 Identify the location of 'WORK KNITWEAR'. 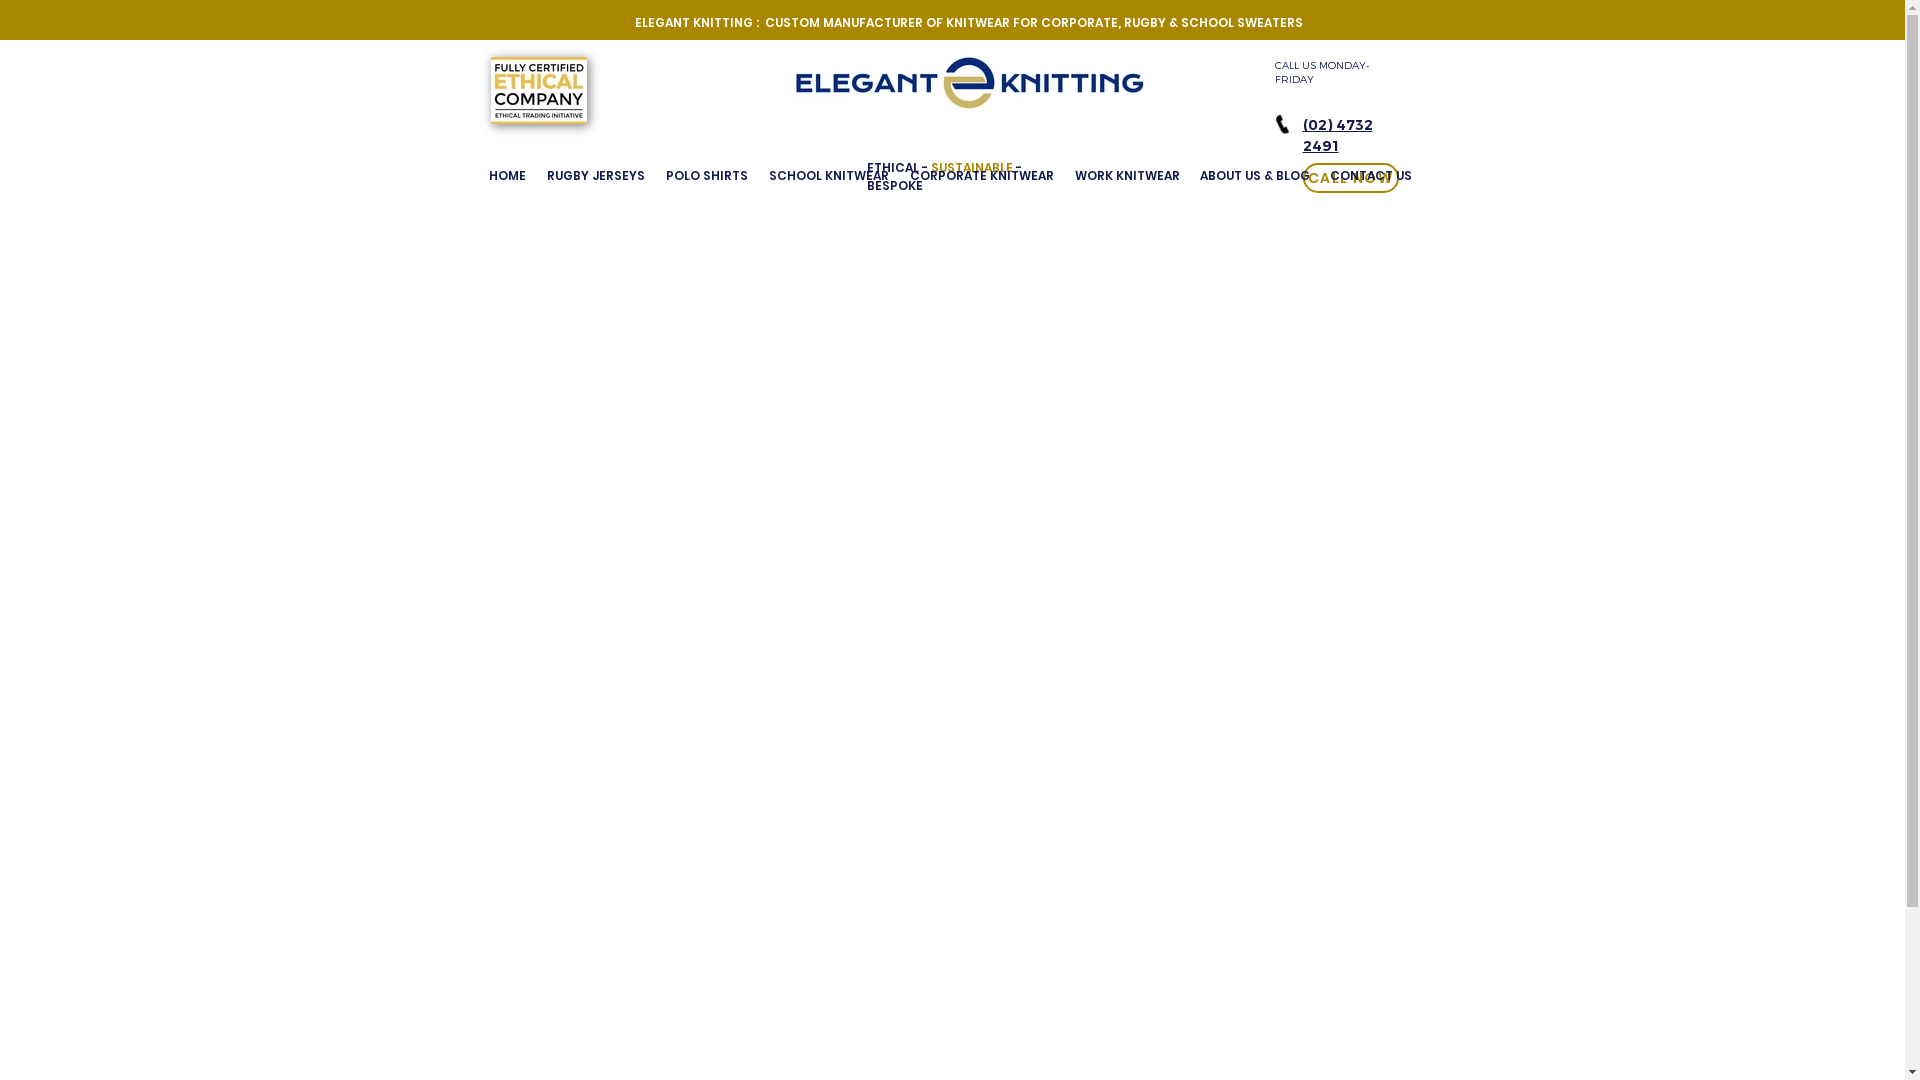
(1126, 175).